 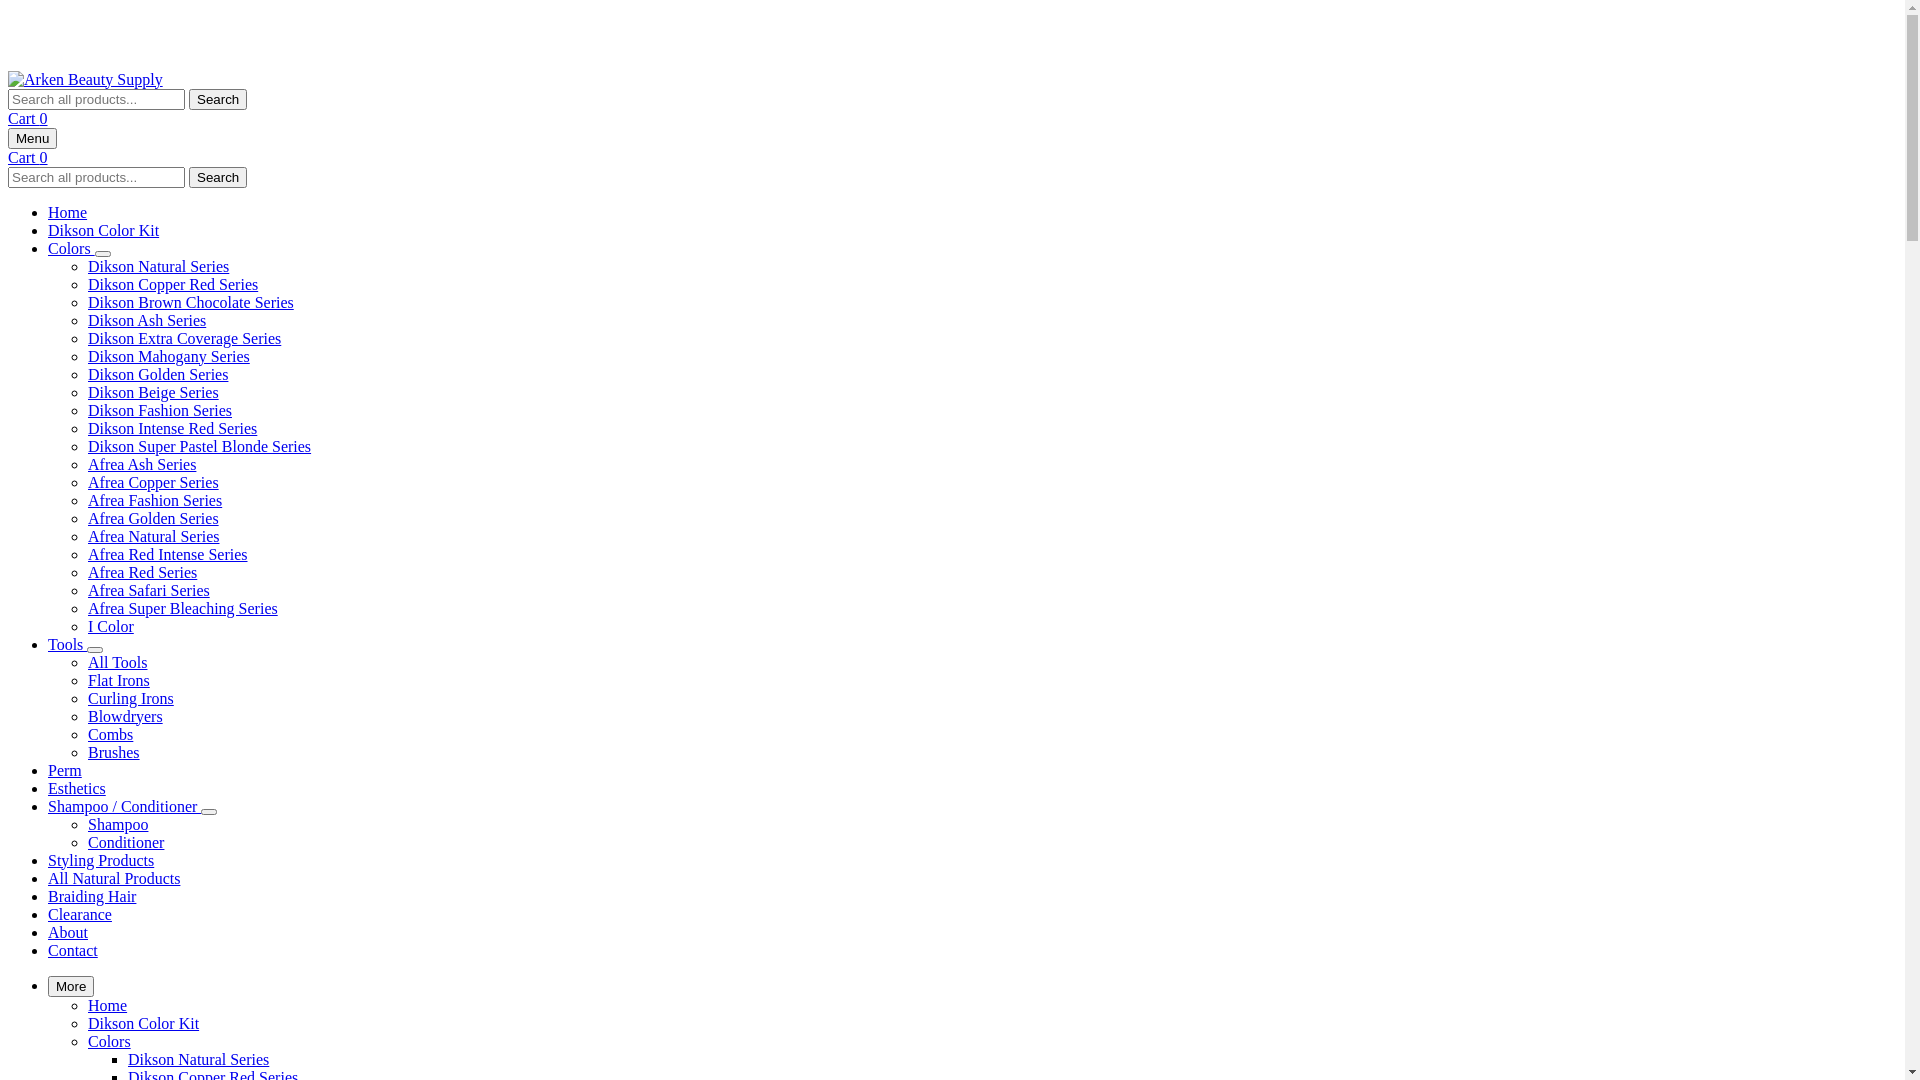 What do you see at coordinates (67, 932) in the screenshot?
I see `'About'` at bounding box center [67, 932].